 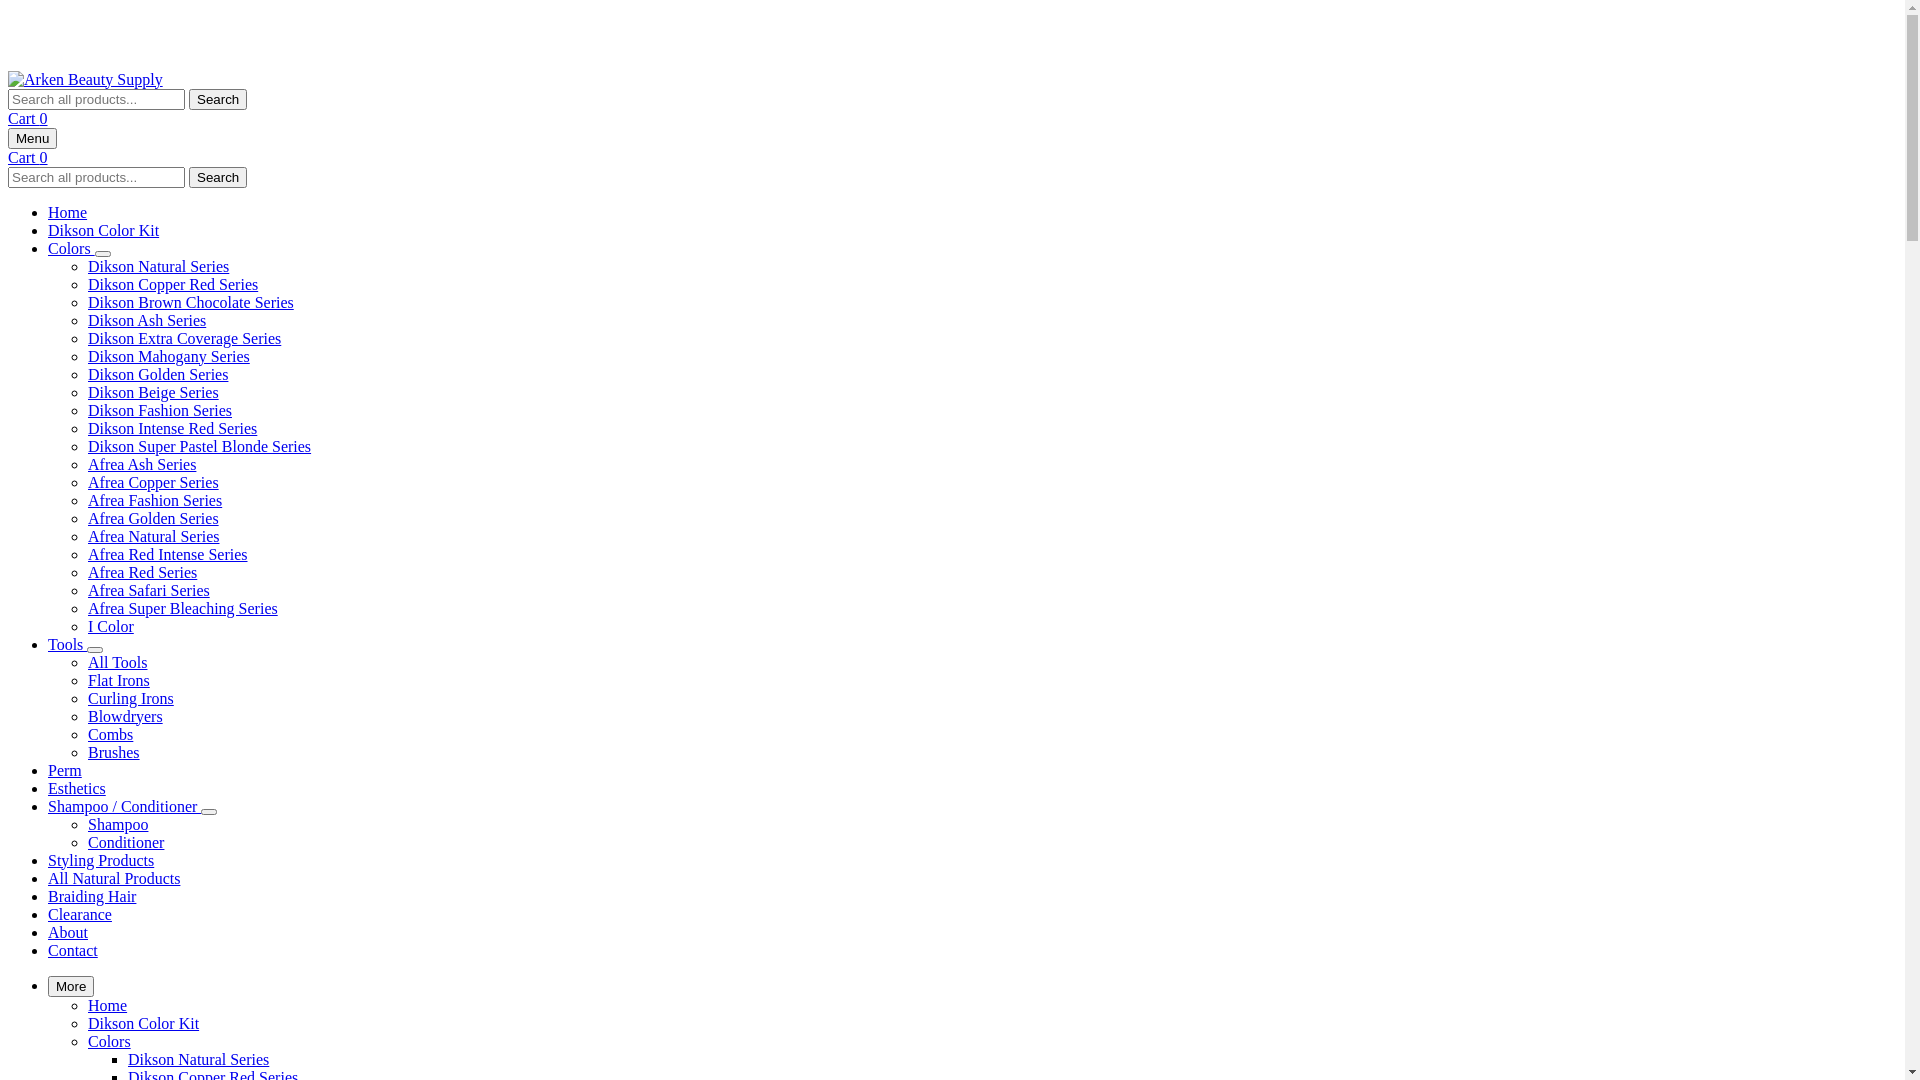 What do you see at coordinates (67, 932) in the screenshot?
I see `'About'` at bounding box center [67, 932].